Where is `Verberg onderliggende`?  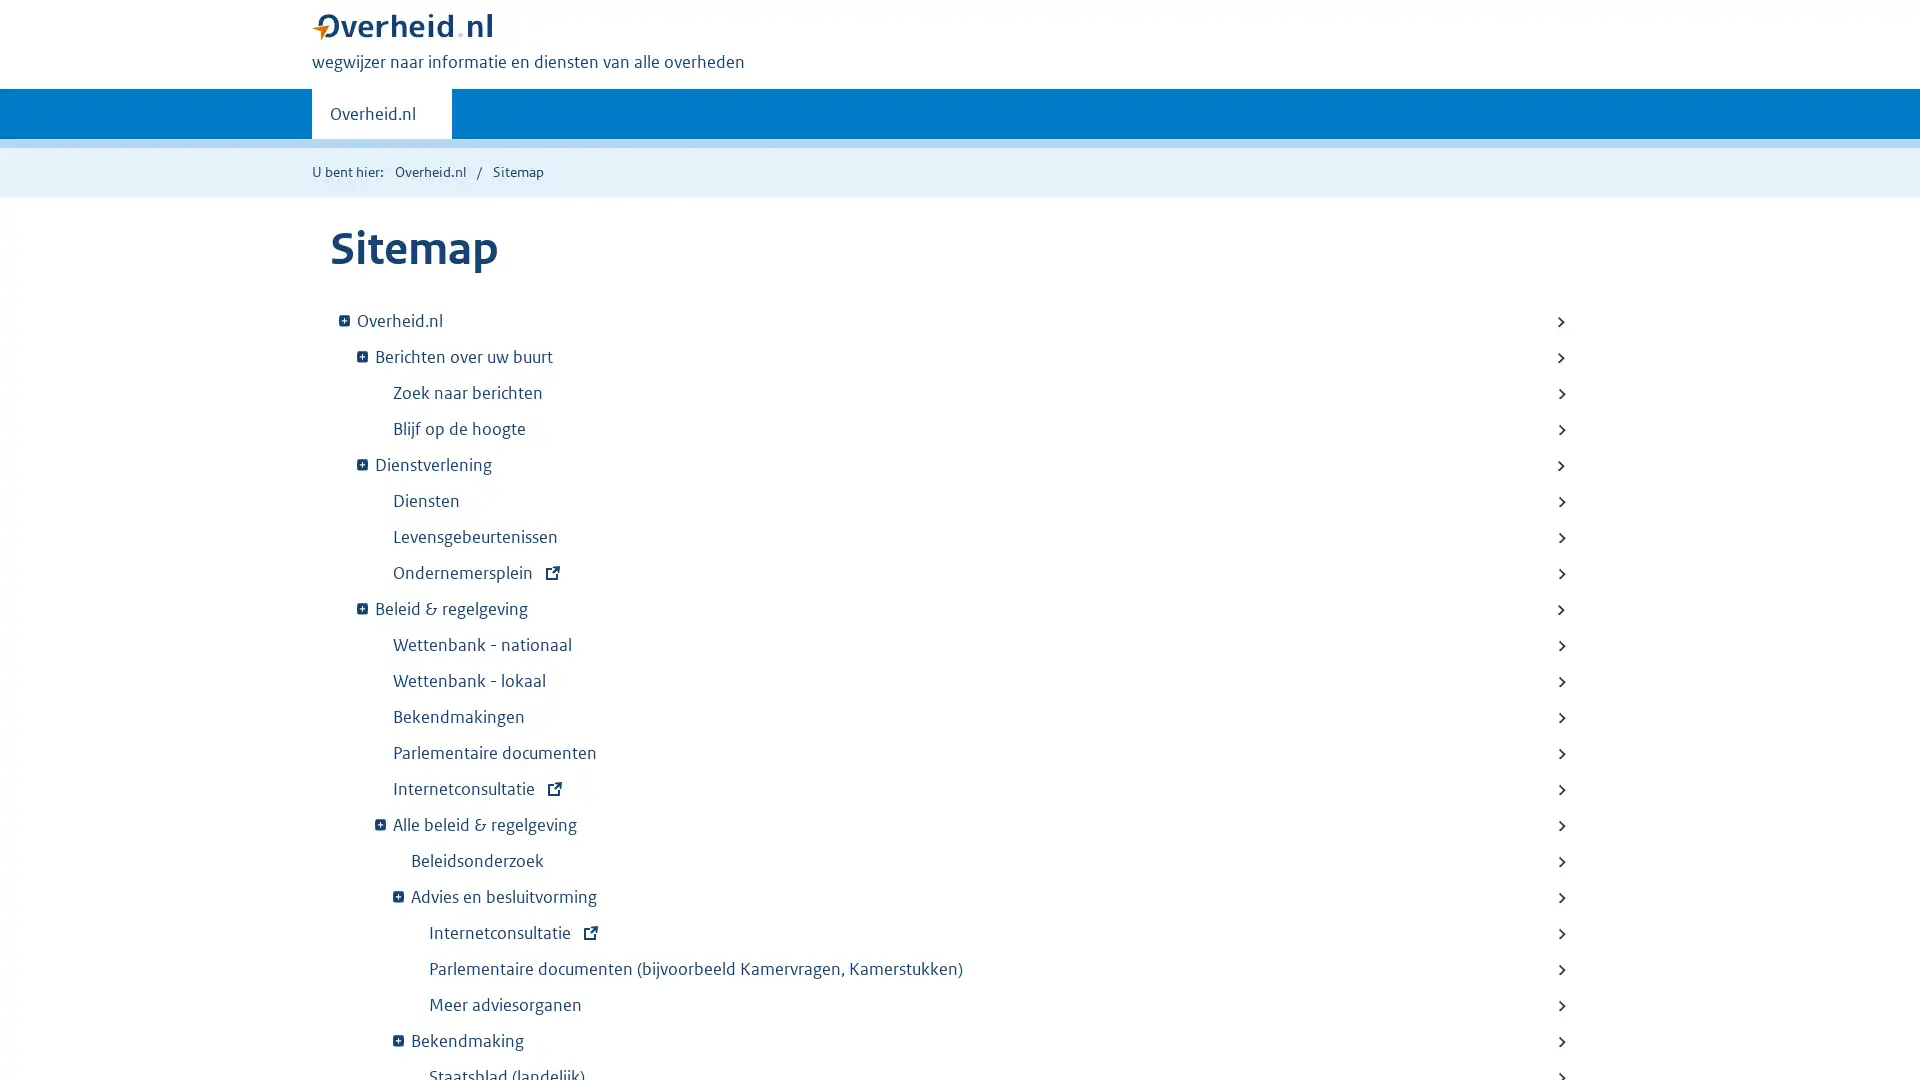 Verberg onderliggende is located at coordinates (398, 894).